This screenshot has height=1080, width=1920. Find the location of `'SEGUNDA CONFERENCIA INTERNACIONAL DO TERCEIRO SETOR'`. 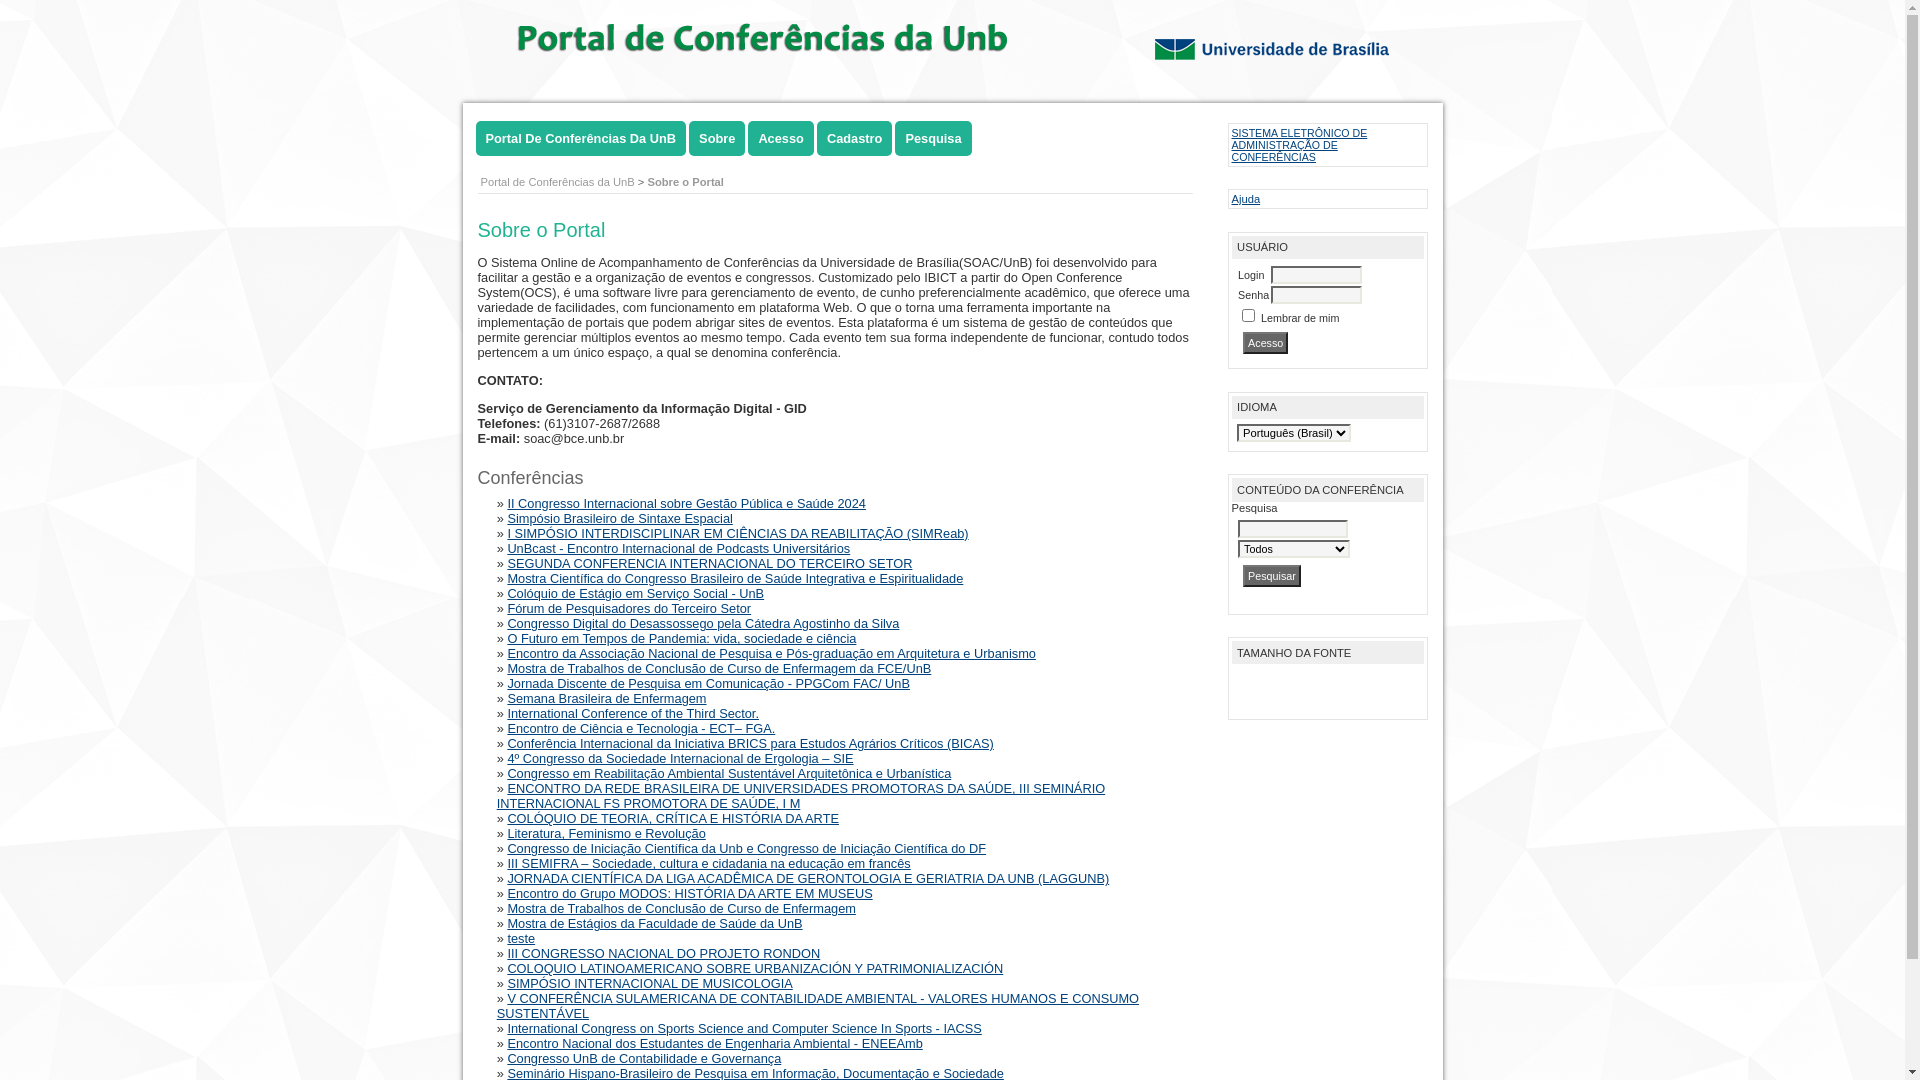

'SEGUNDA CONFERENCIA INTERNACIONAL DO TERCEIRO SETOR' is located at coordinates (709, 563).